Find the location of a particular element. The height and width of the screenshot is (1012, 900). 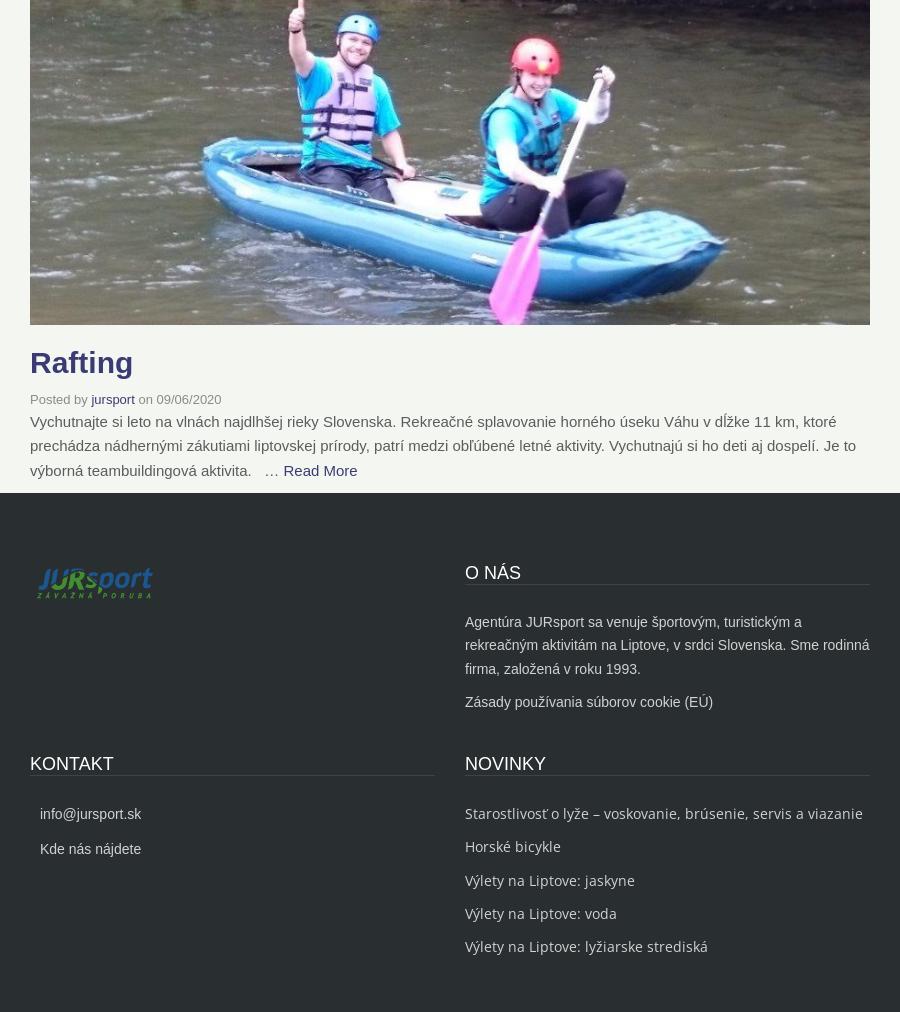

'Kde nás nájdete' is located at coordinates (89, 847).